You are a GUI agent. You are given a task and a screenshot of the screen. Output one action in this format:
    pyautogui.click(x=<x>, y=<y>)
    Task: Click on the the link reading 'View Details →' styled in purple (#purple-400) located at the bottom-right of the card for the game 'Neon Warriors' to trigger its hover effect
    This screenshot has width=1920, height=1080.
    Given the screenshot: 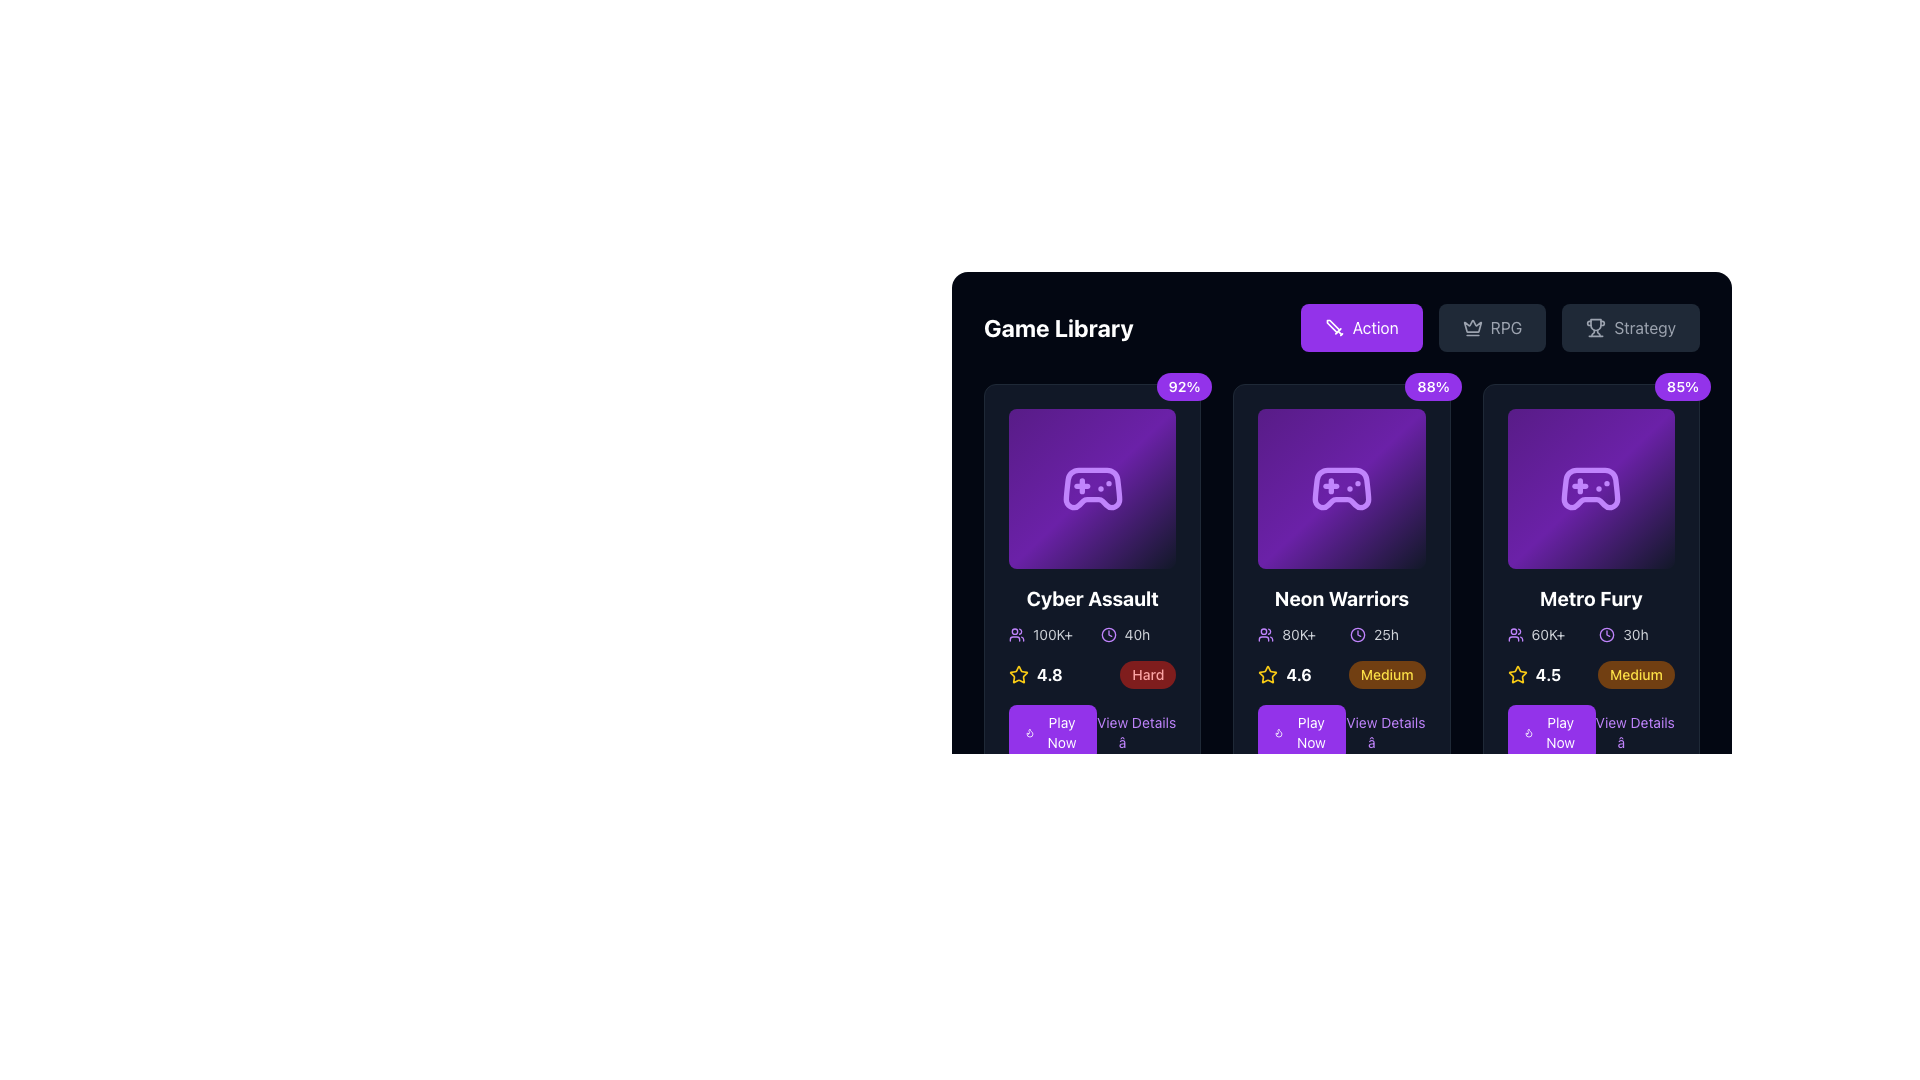 What is the action you would take?
    pyautogui.click(x=1384, y=732)
    